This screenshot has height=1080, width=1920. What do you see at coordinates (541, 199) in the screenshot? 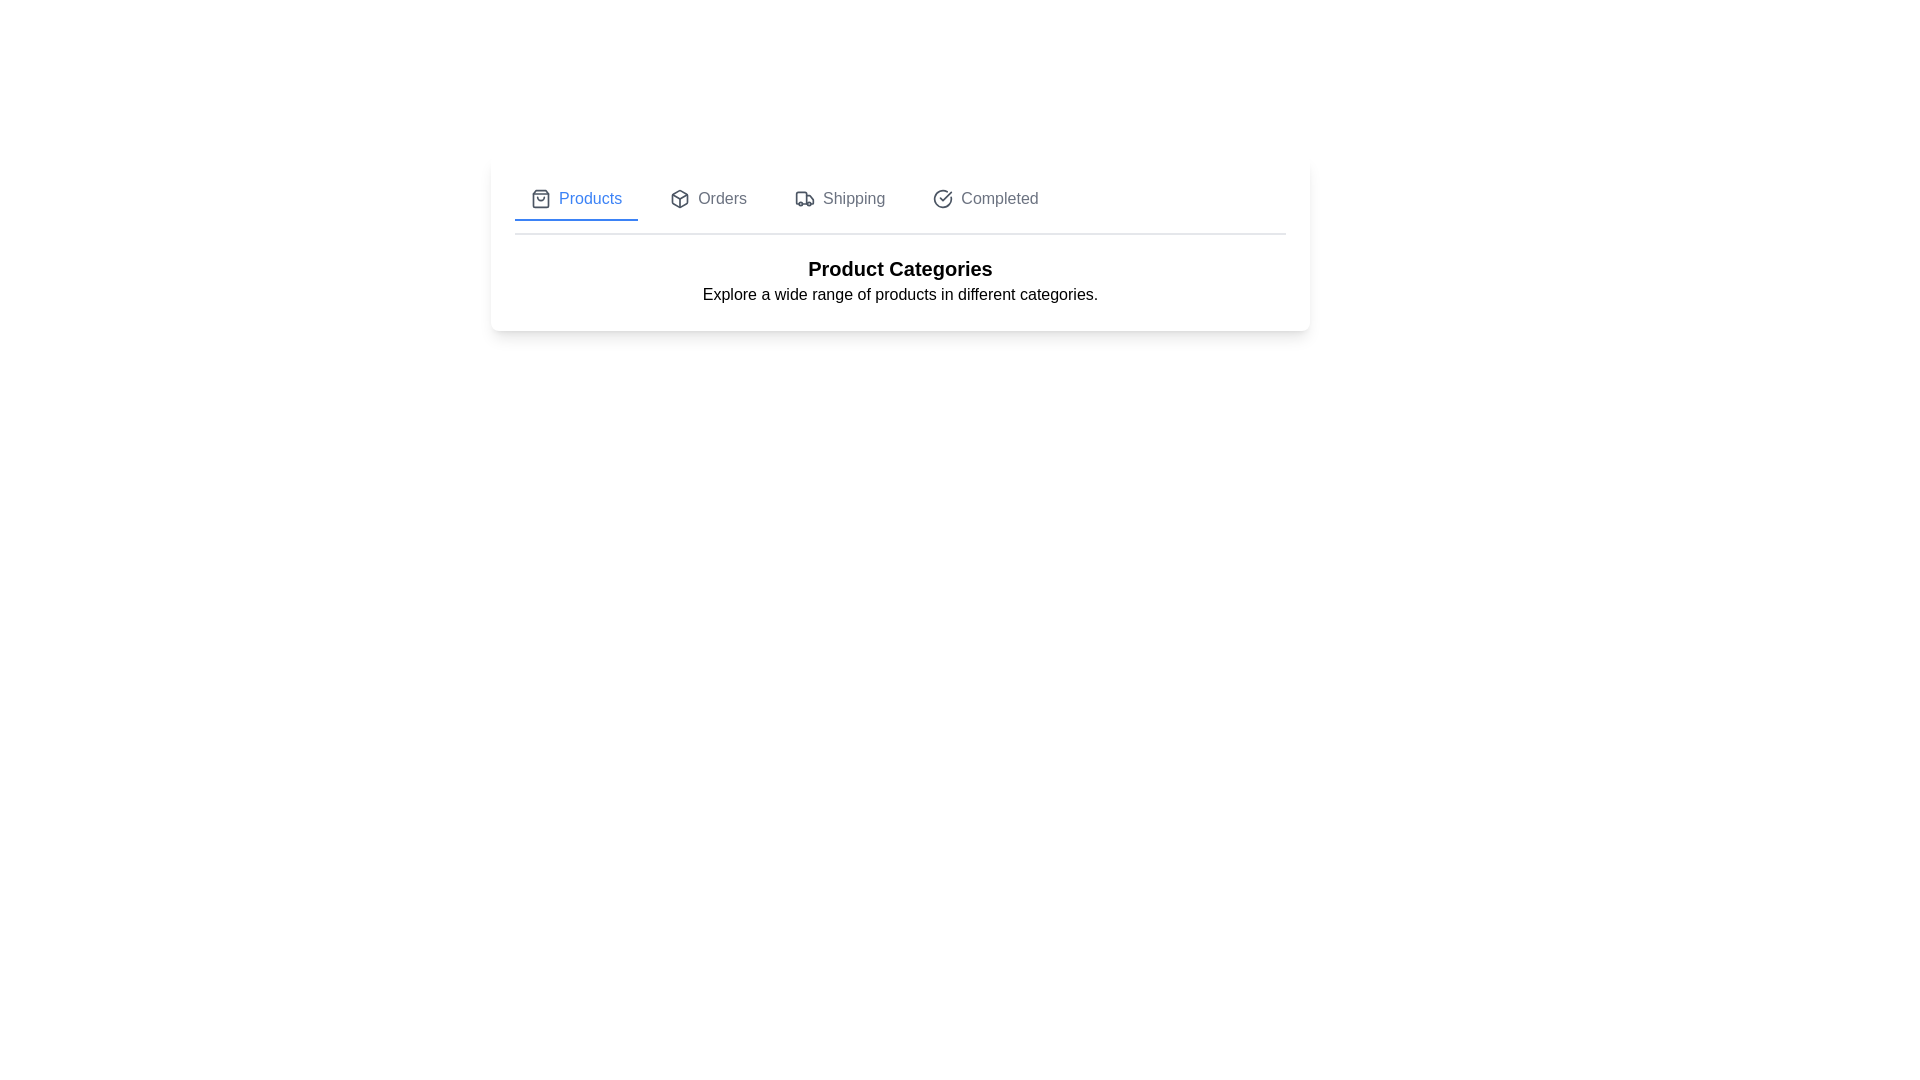
I see `the 'Products' tab SVG icon located to the left of the 'Products' label in the navigation menu` at bounding box center [541, 199].